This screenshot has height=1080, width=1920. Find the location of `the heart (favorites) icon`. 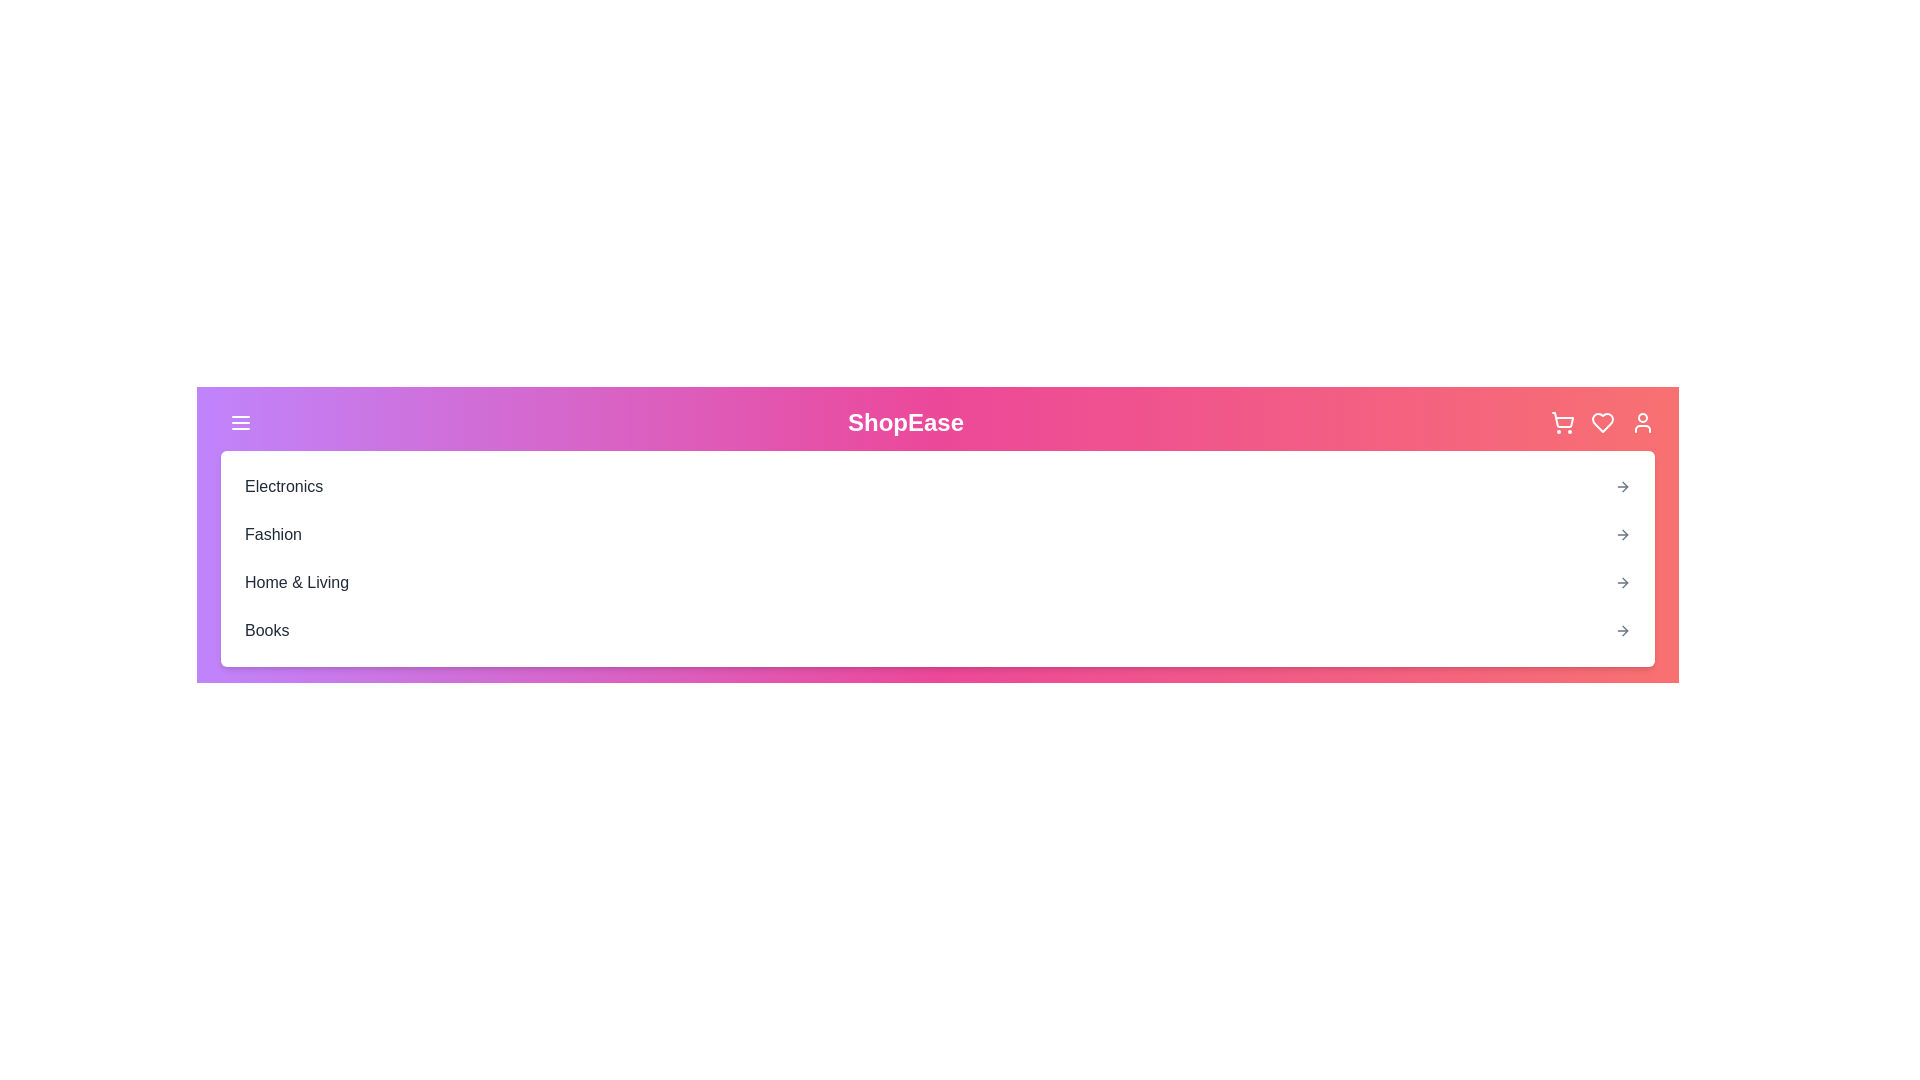

the heart (favorites) icon is located at coordinates (1603, 422).